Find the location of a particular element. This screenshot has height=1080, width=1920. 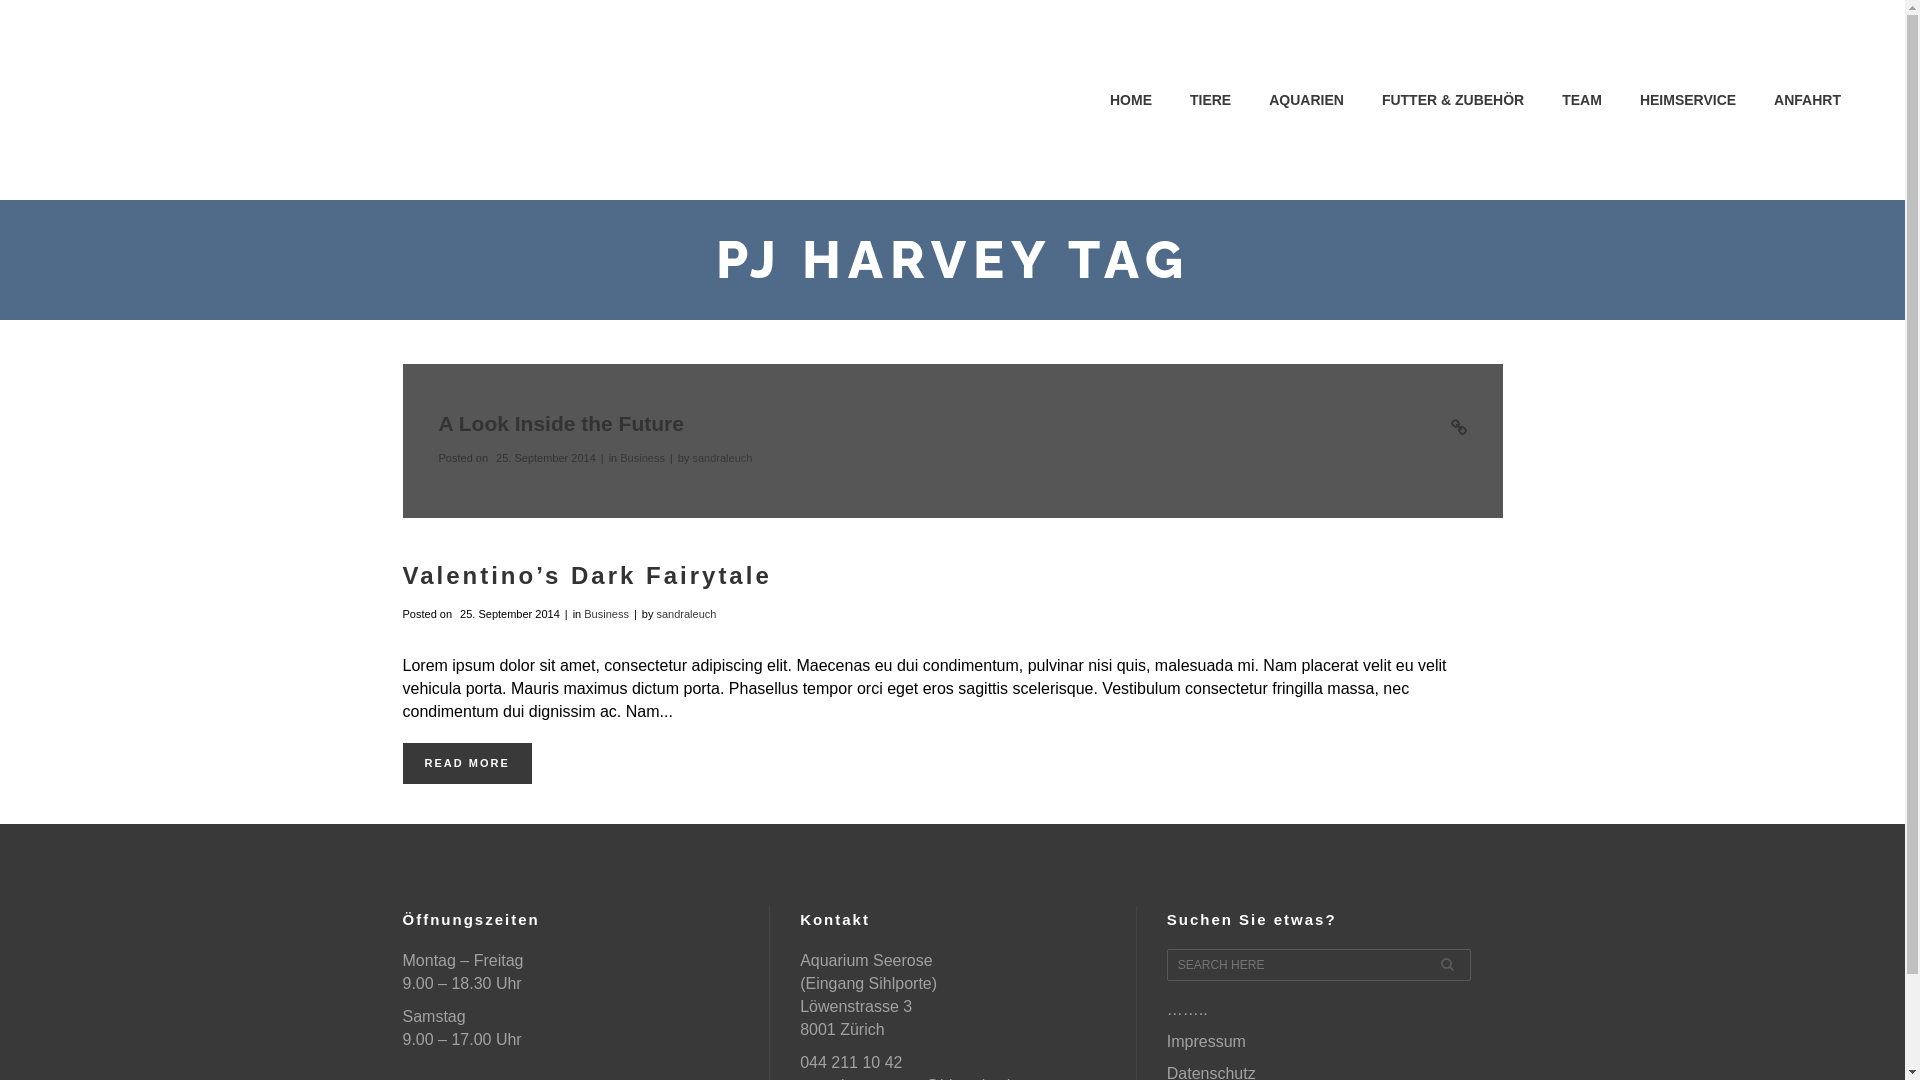

'READ MORE' is located at coordinates (465, 763).